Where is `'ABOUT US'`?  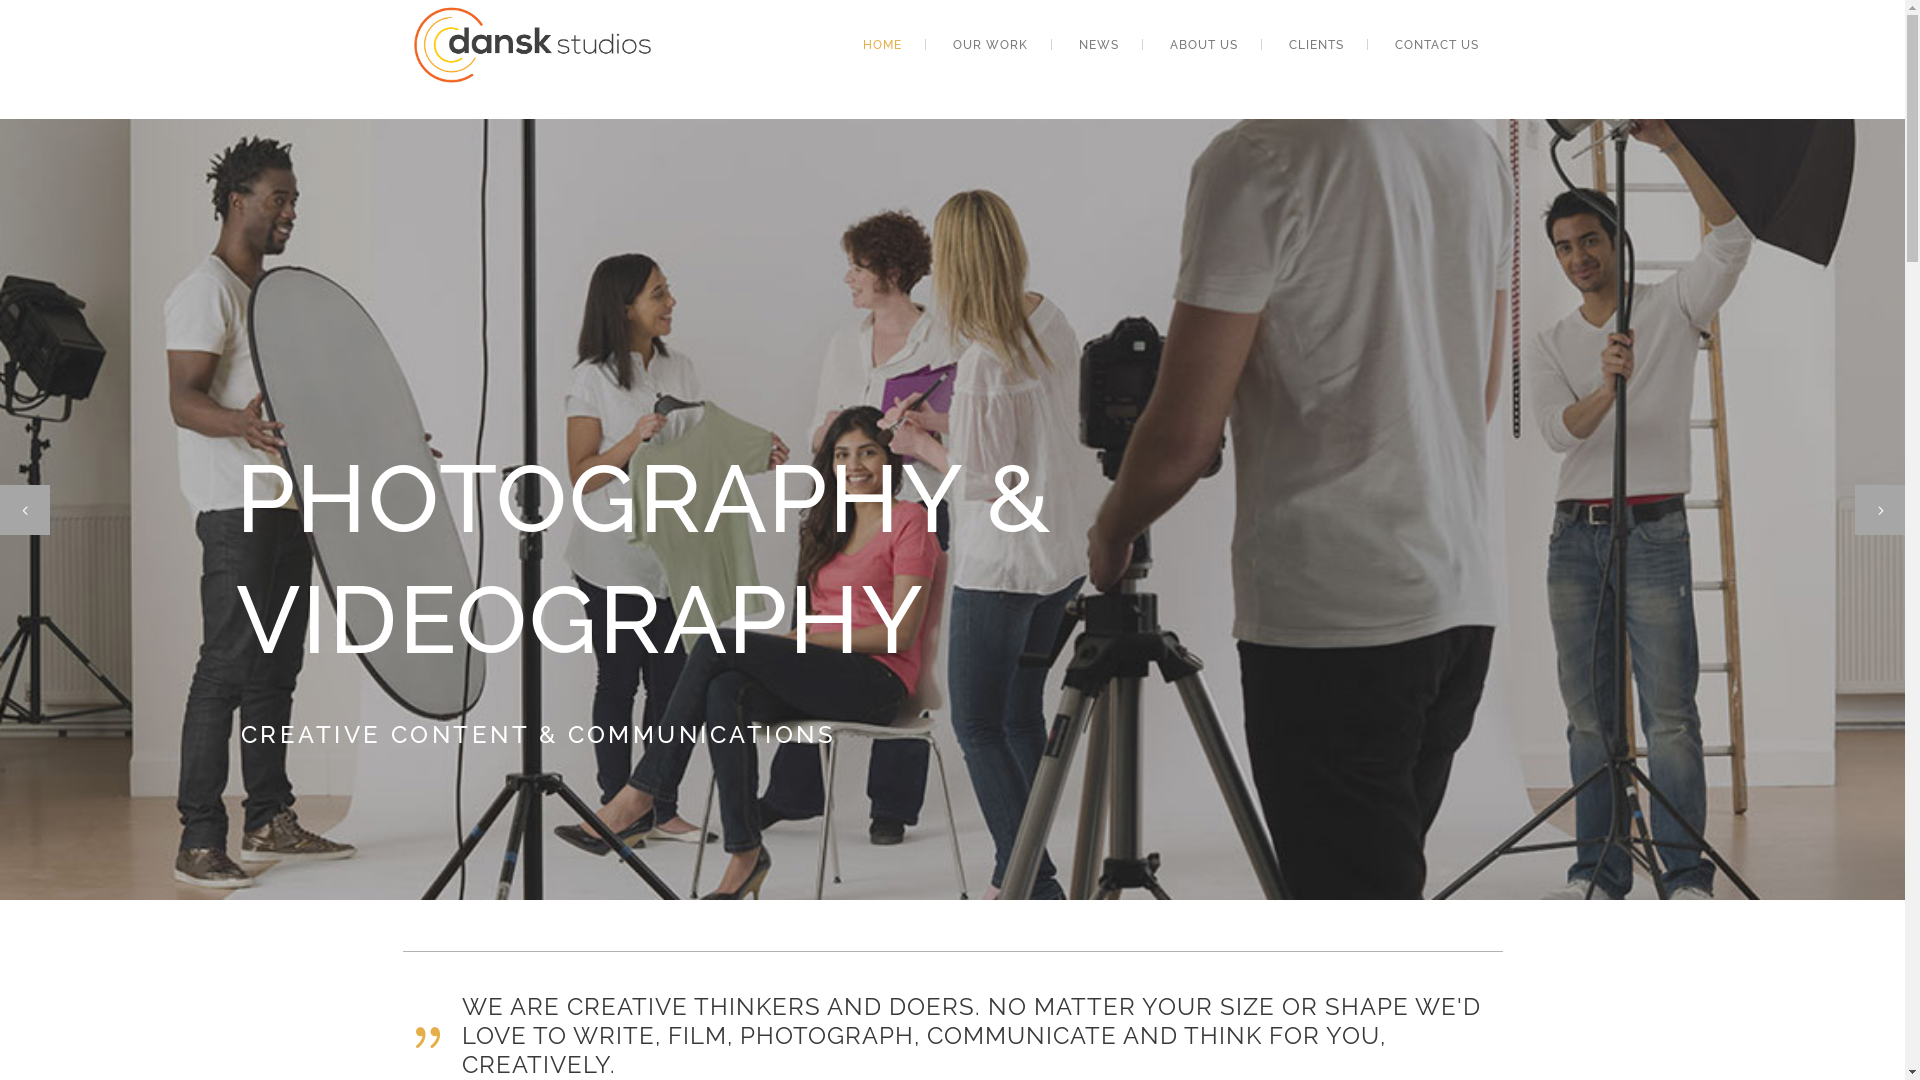 'ABOUT US' is located at coordinates (1146, 45).